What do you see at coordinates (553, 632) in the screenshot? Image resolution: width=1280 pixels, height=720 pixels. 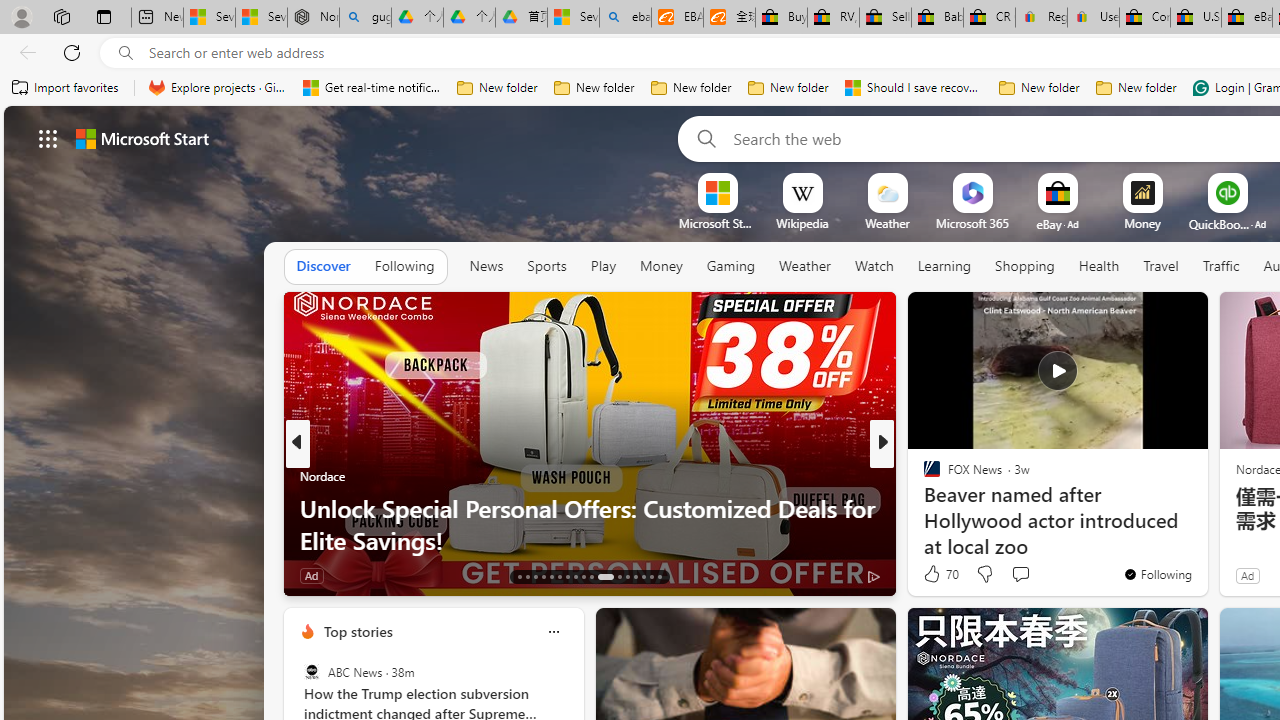 I see `'Class: icon-img'` at bounding box center [553, 632].